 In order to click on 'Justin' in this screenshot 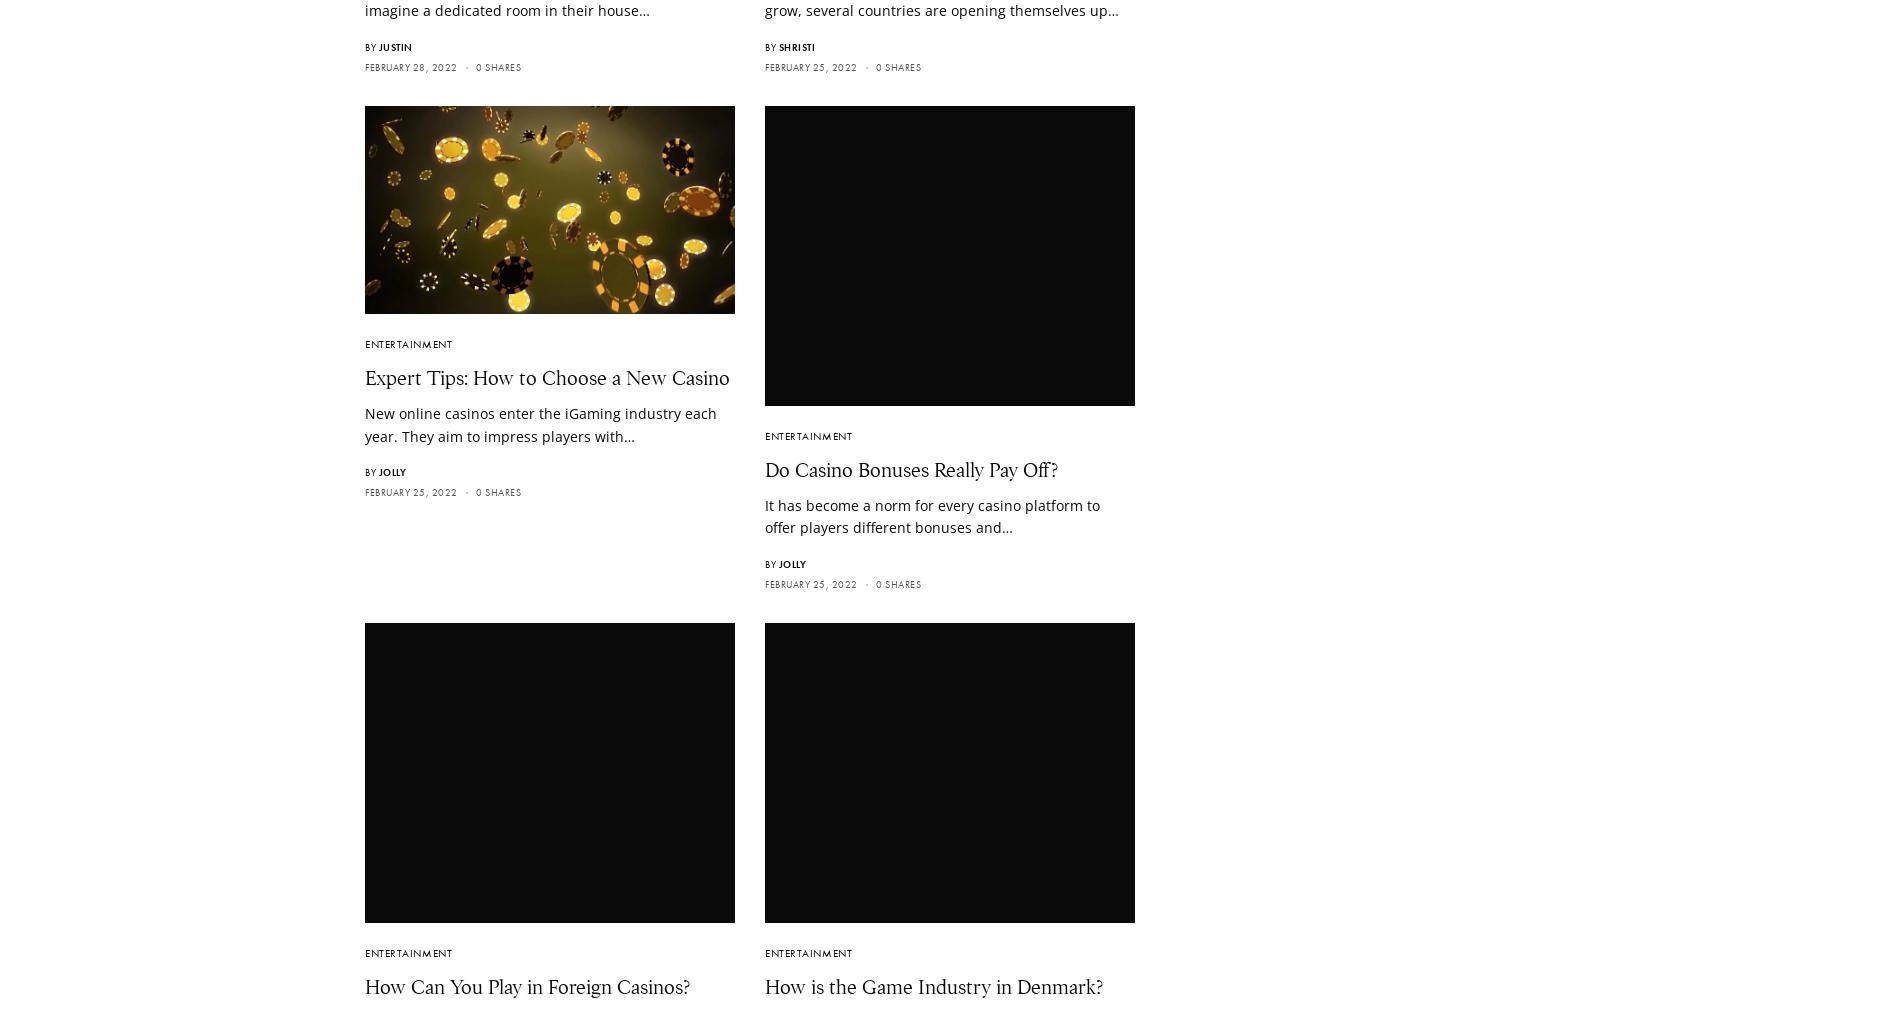, I will do `click(394, 45)`.